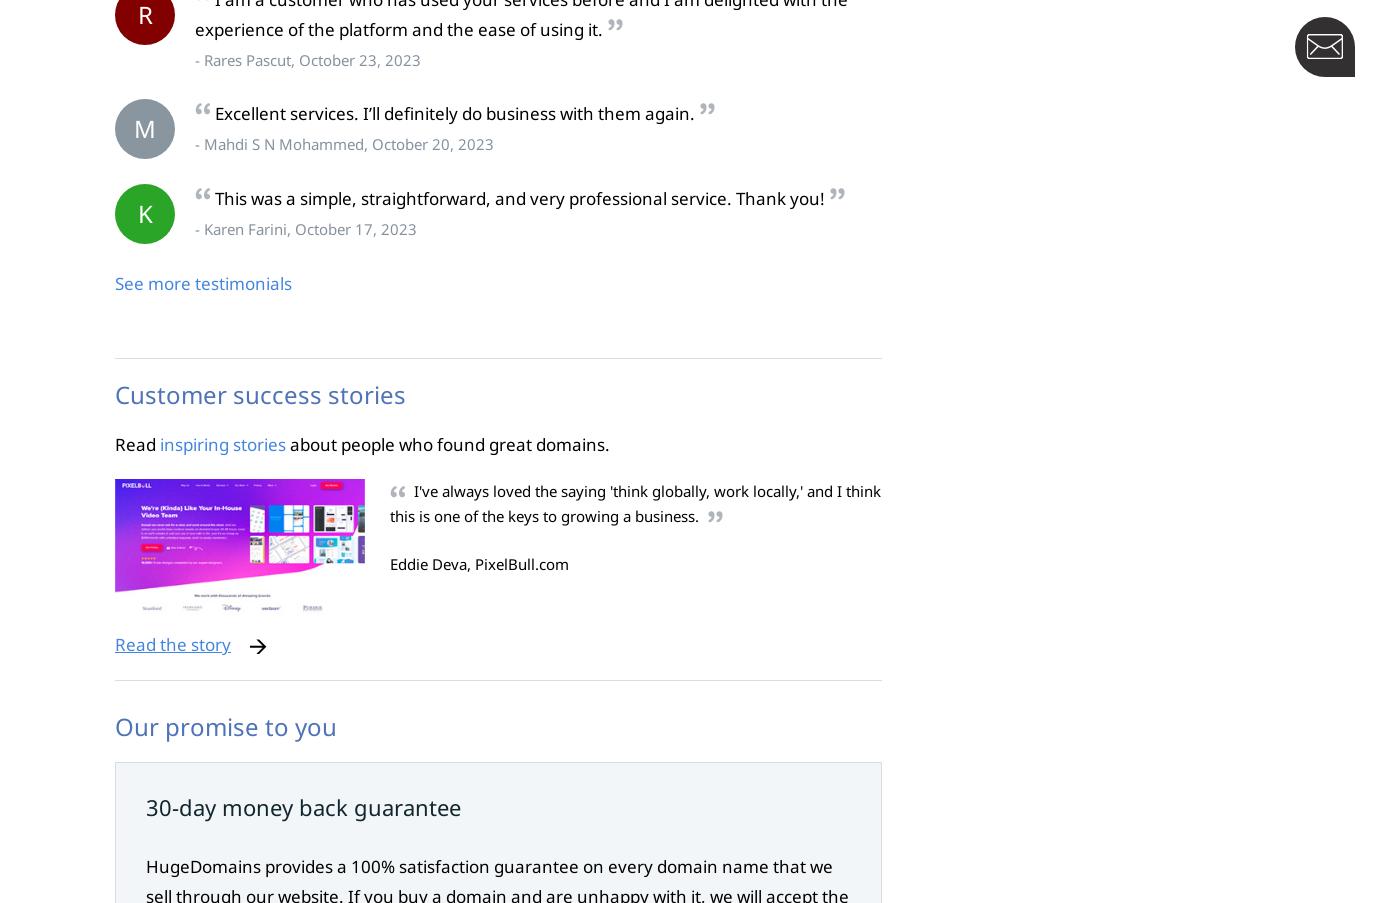  I want to click on 'Customer success stories', so click(260, 392).